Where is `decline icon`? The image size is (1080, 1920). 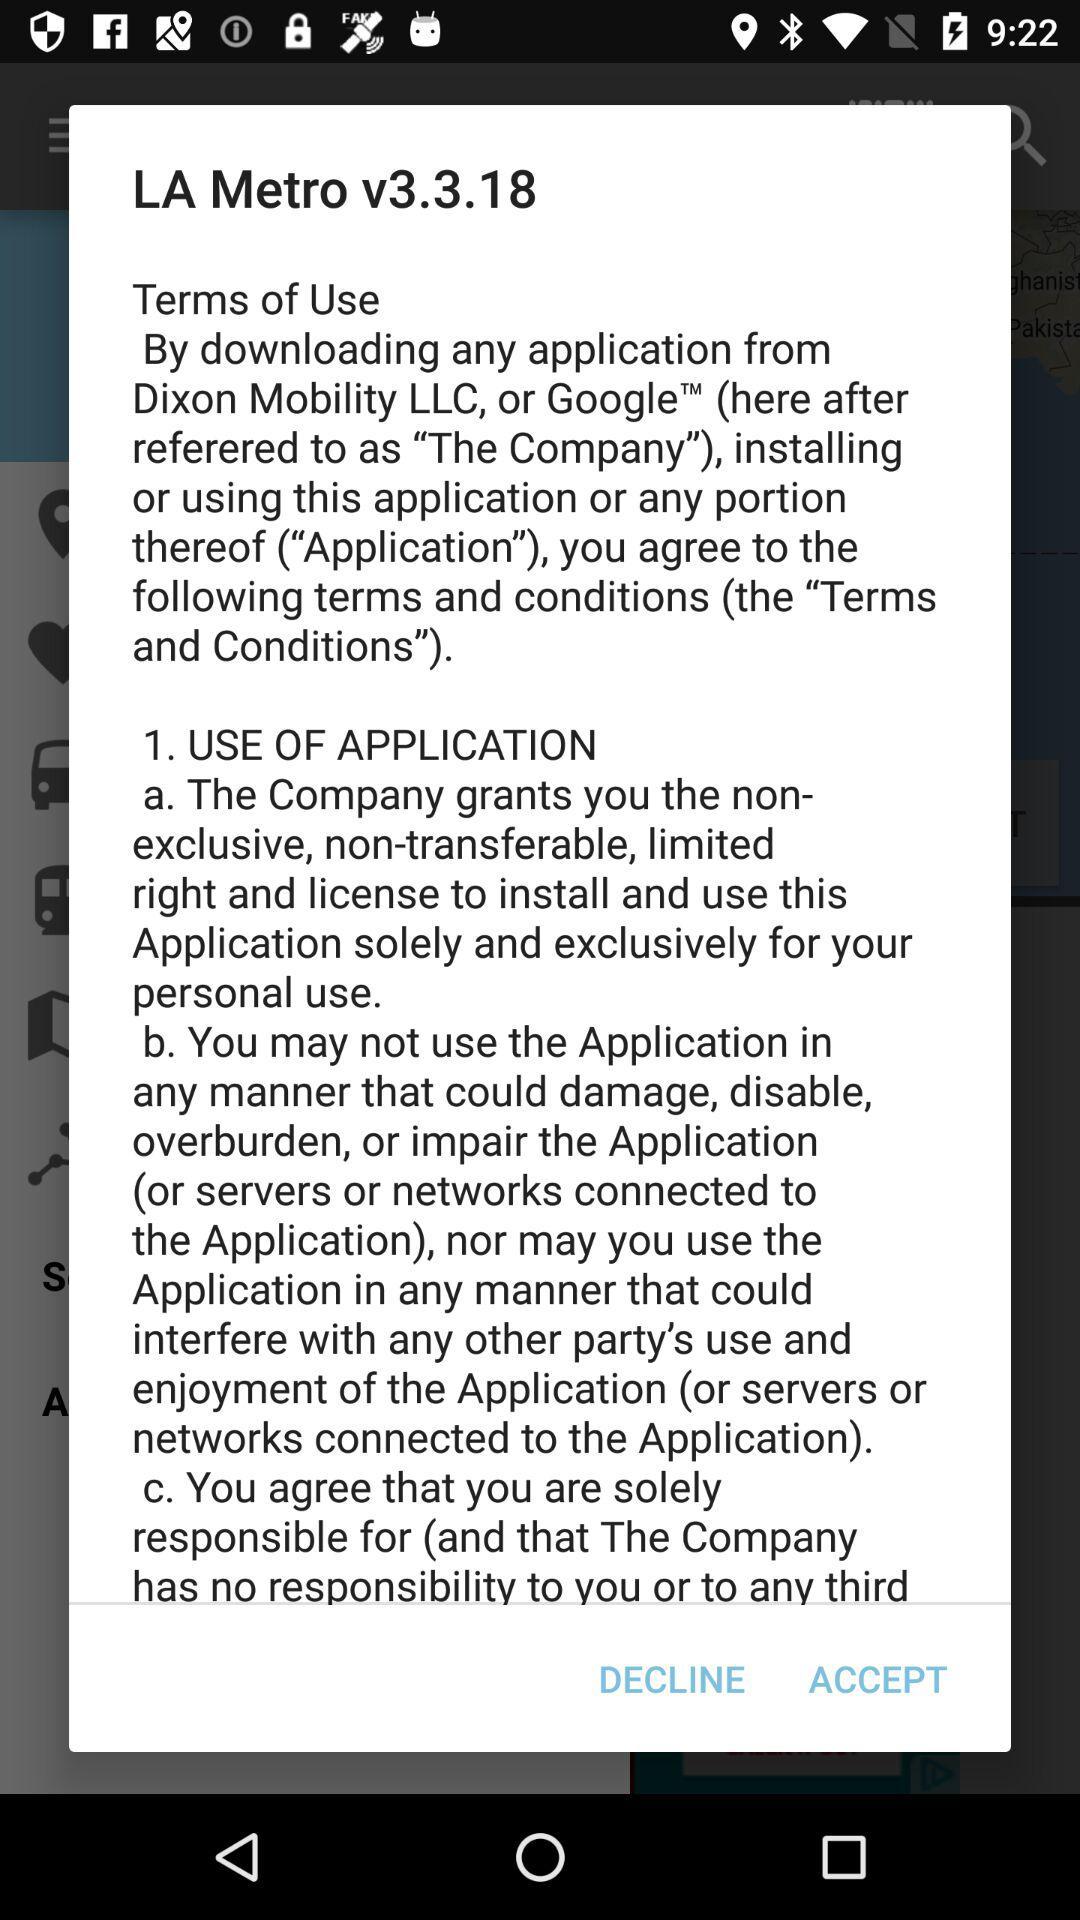 decline icon is located at coordinates (671, 1678).